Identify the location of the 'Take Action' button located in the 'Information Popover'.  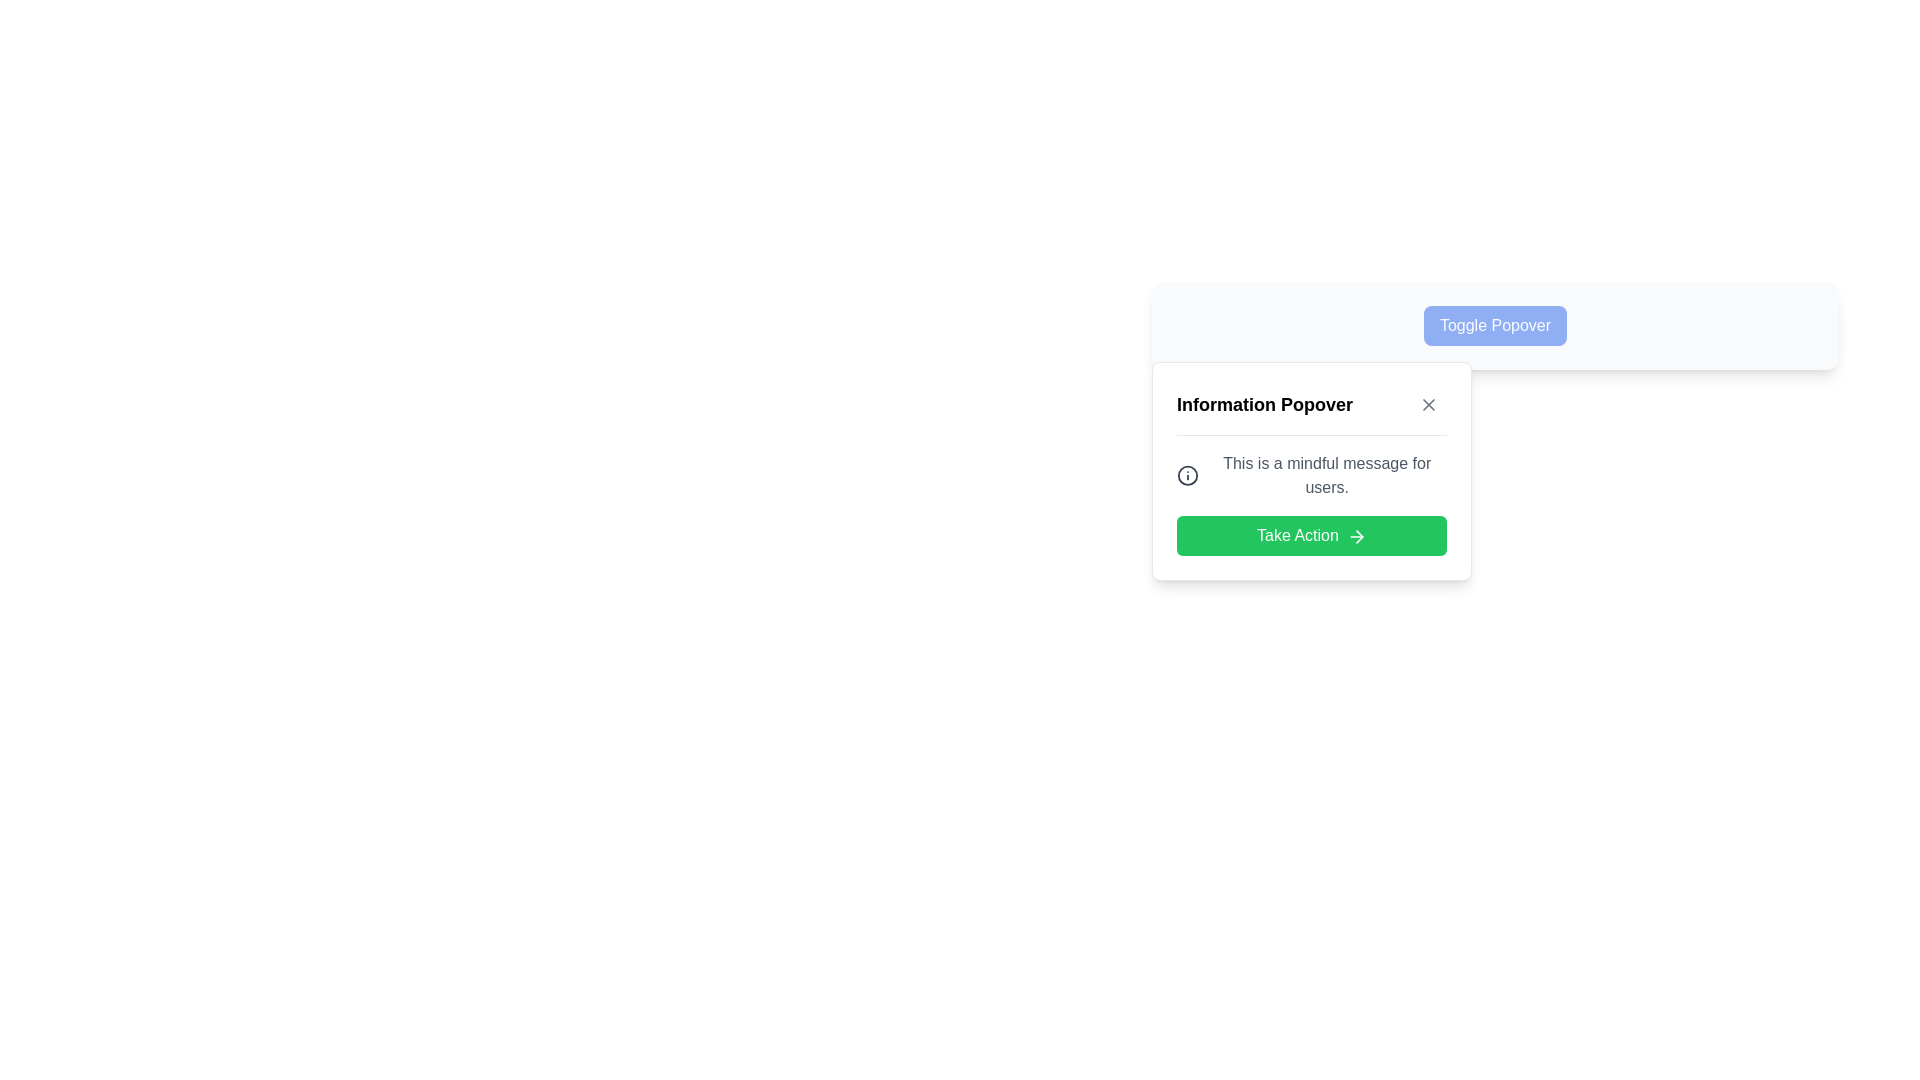
(1311, 535).